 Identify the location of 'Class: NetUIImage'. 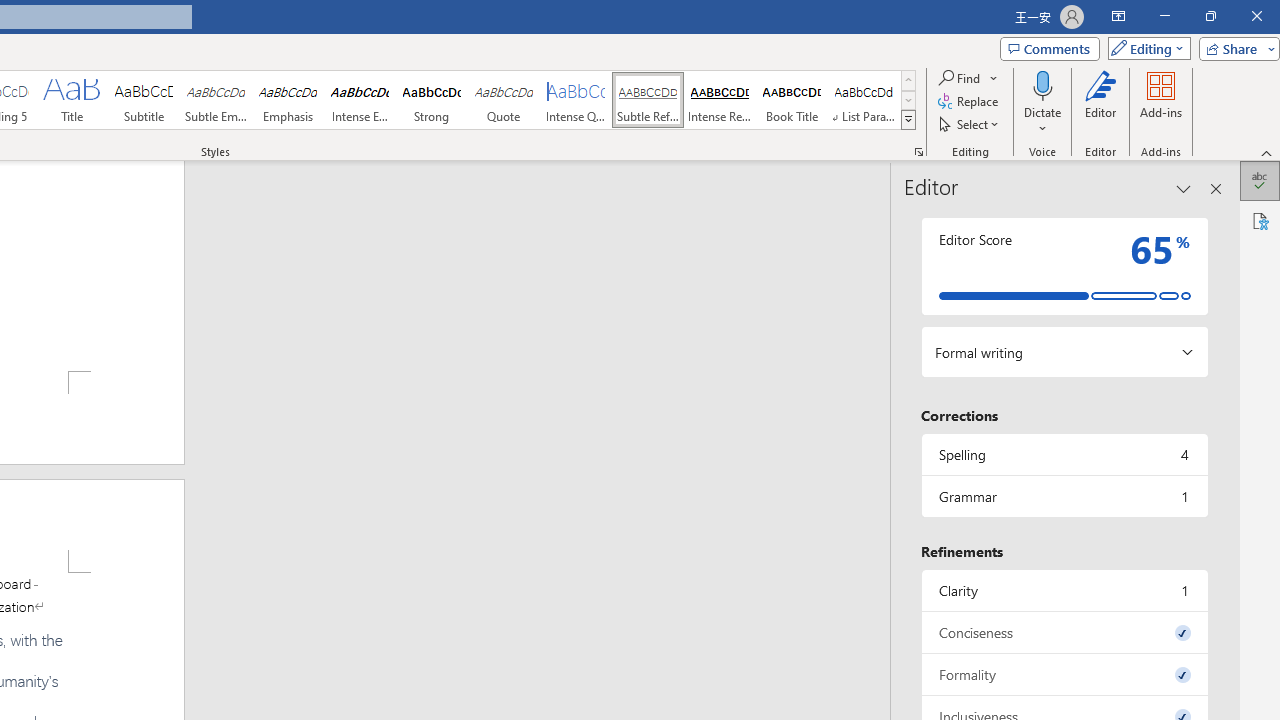
(907, 119).